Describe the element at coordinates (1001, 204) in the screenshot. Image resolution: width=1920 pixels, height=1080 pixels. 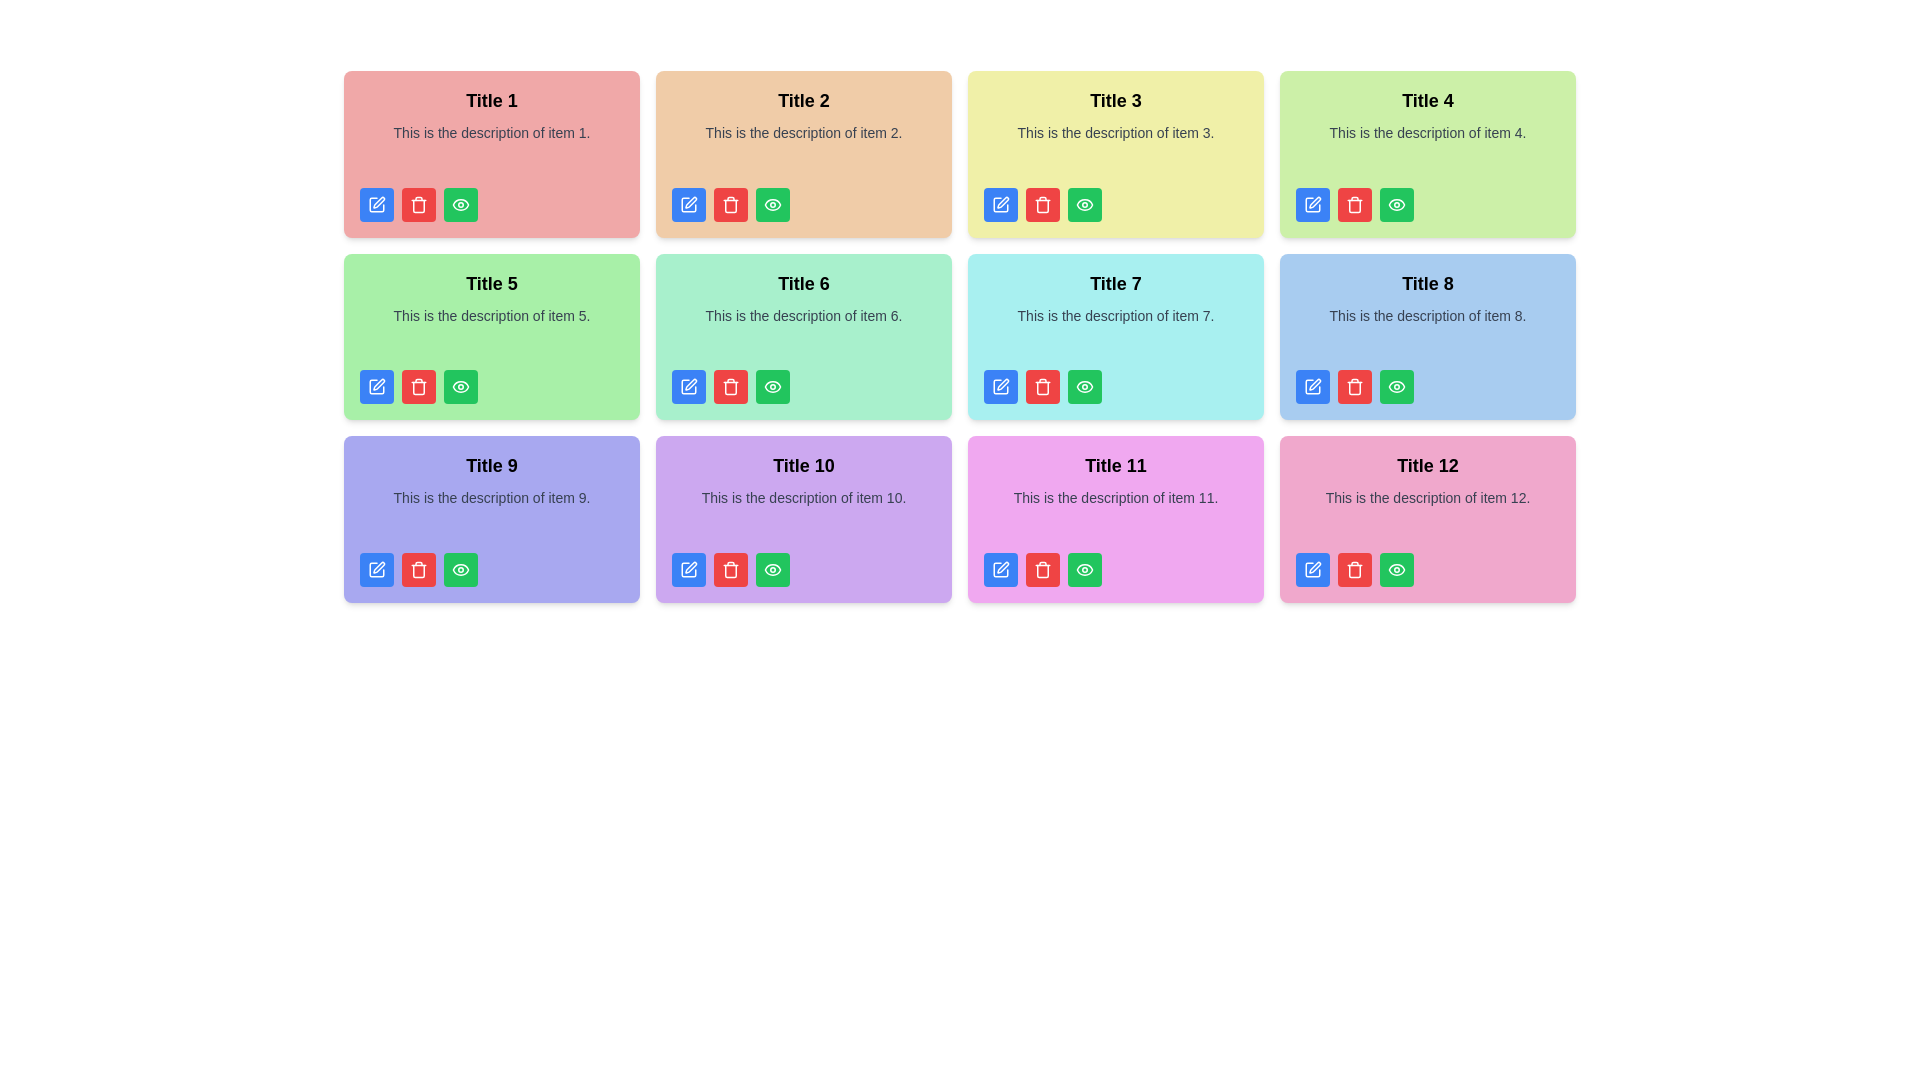
I see `the 'Edit' button located at the leftmost position of the three horizontally aligned buttons in the bottom section of the card titled 'Title 3'` at that location.